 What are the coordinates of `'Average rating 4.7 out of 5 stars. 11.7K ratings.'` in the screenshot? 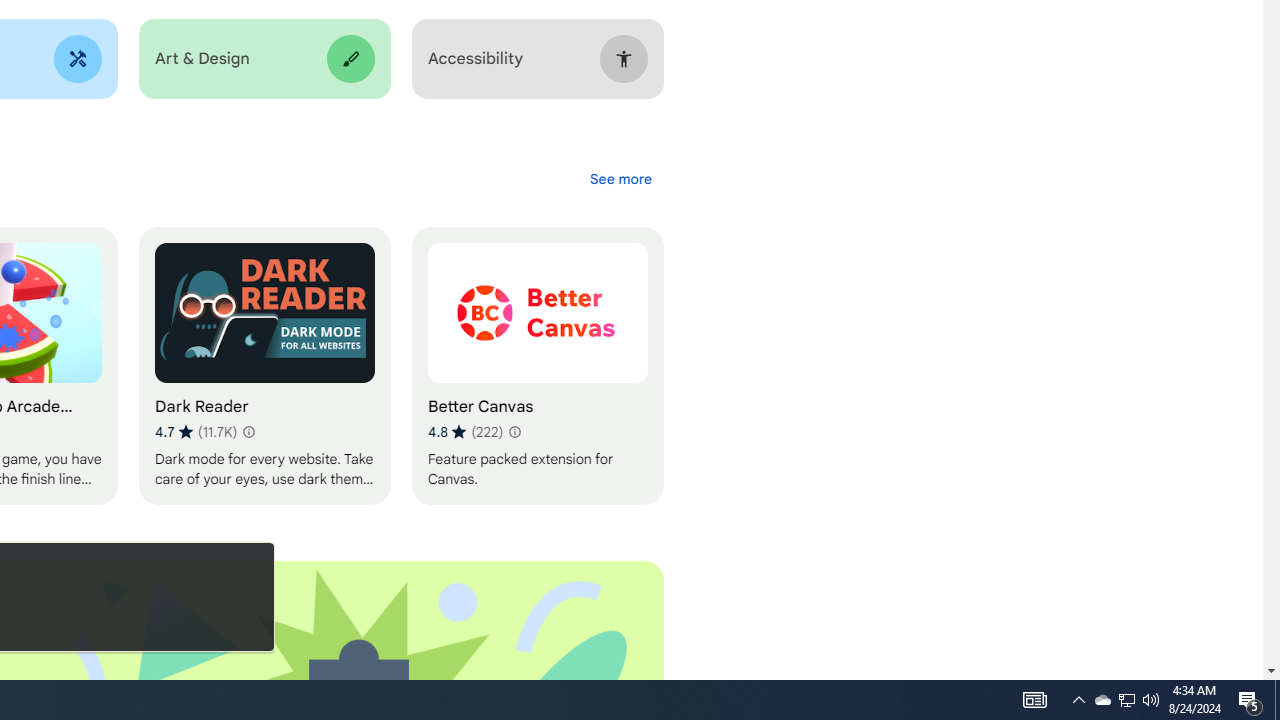 It's located at (195, 431).